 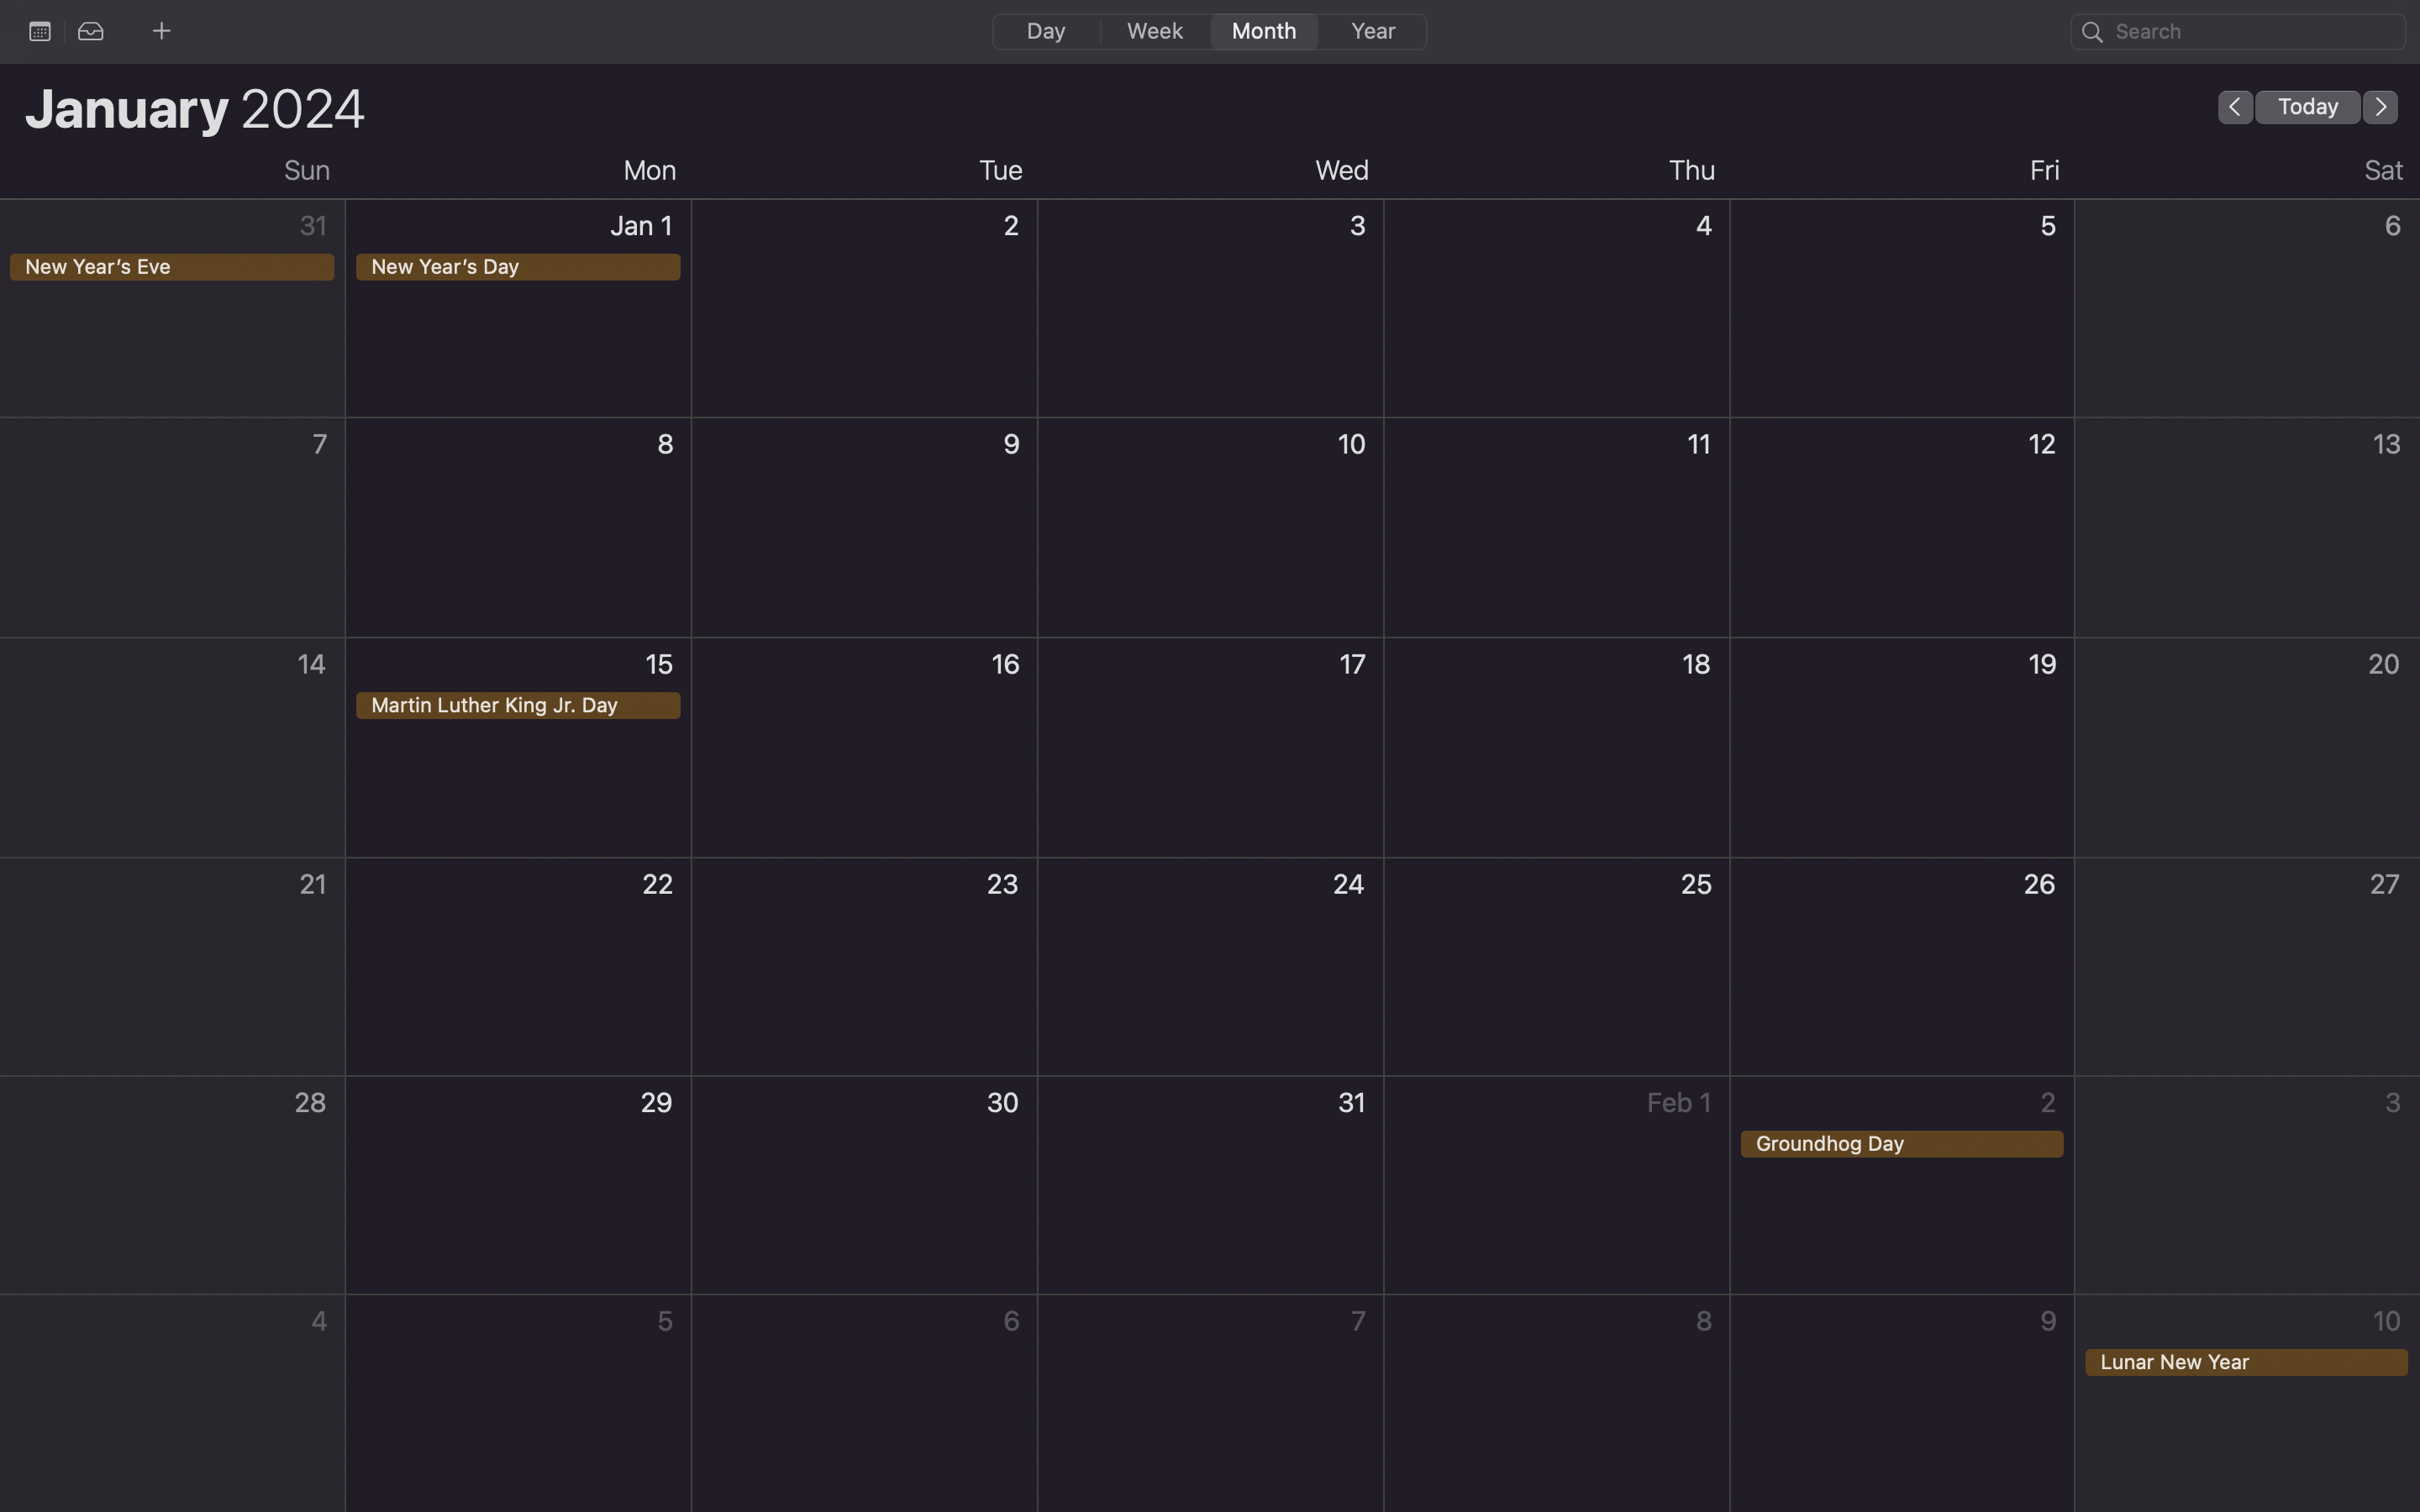 I want to click on Execute a double click on the event slated for Groundhog Day, so click(x=1907, y=1187).